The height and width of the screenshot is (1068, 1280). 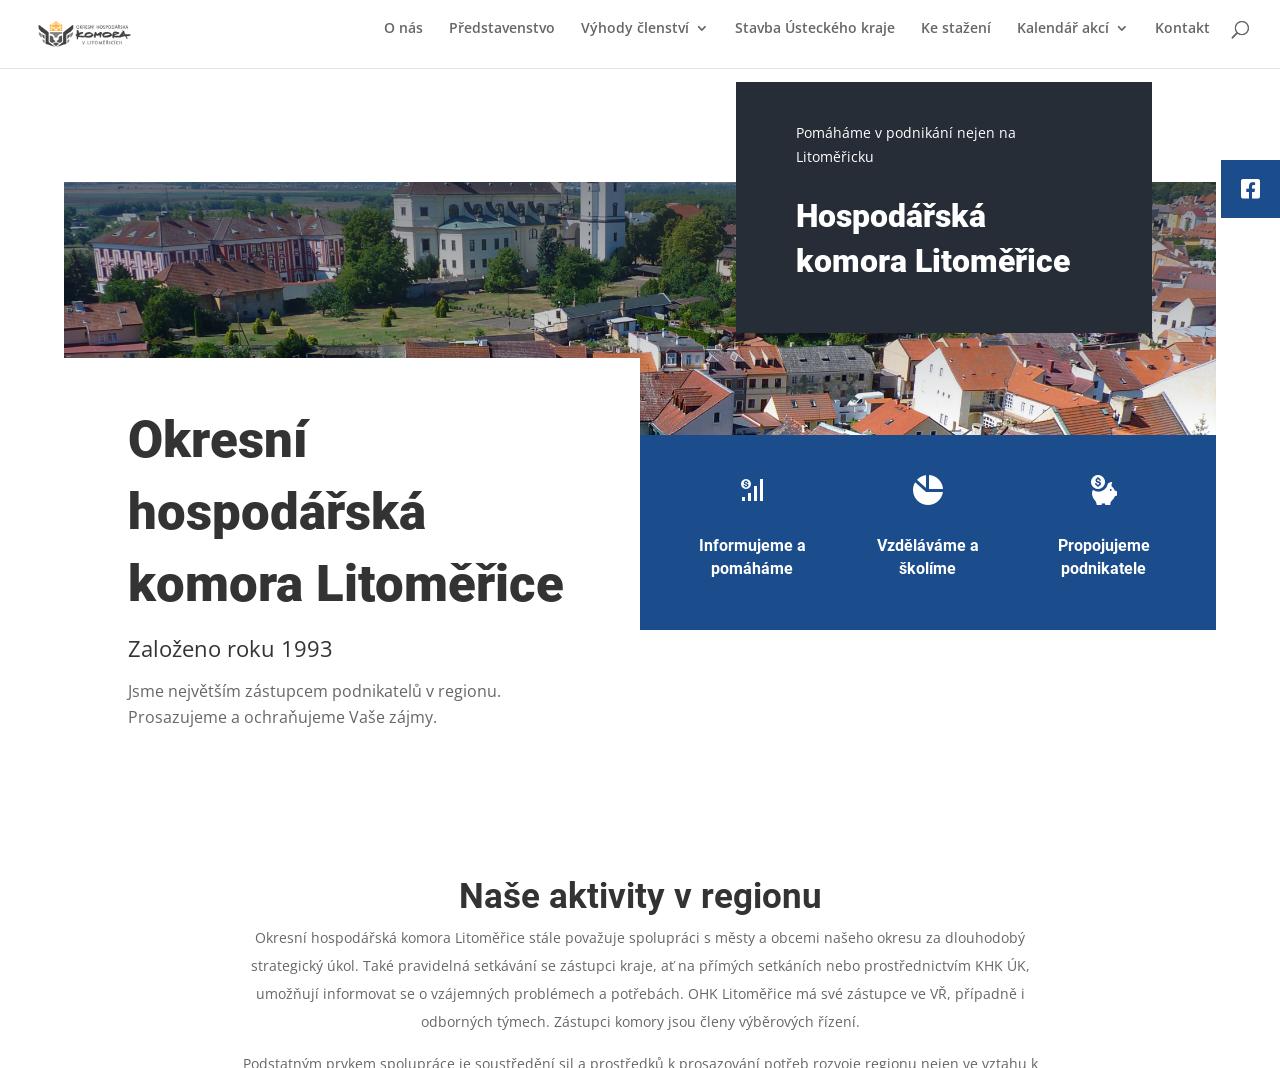 I want to click on 'Výhody členství', so click(x=634, y=38).